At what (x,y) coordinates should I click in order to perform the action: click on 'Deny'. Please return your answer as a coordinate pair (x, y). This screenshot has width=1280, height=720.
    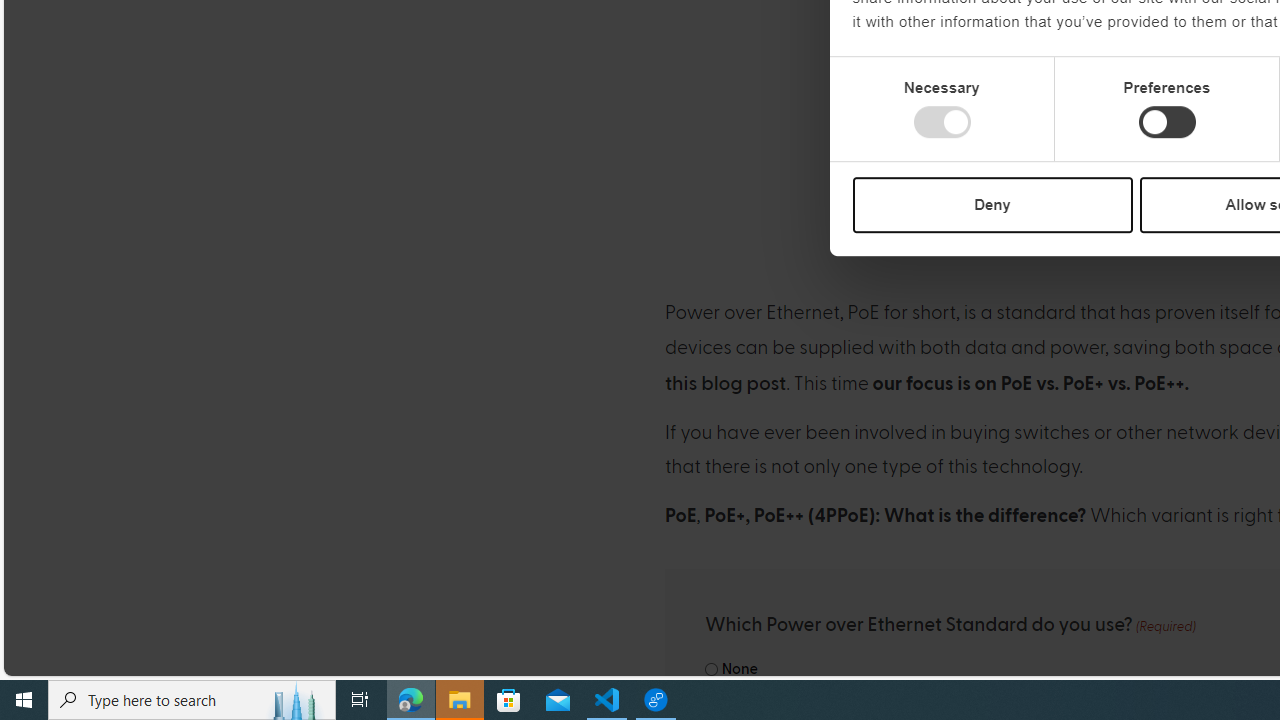
    Looking at the image, I should click on (992, 204).